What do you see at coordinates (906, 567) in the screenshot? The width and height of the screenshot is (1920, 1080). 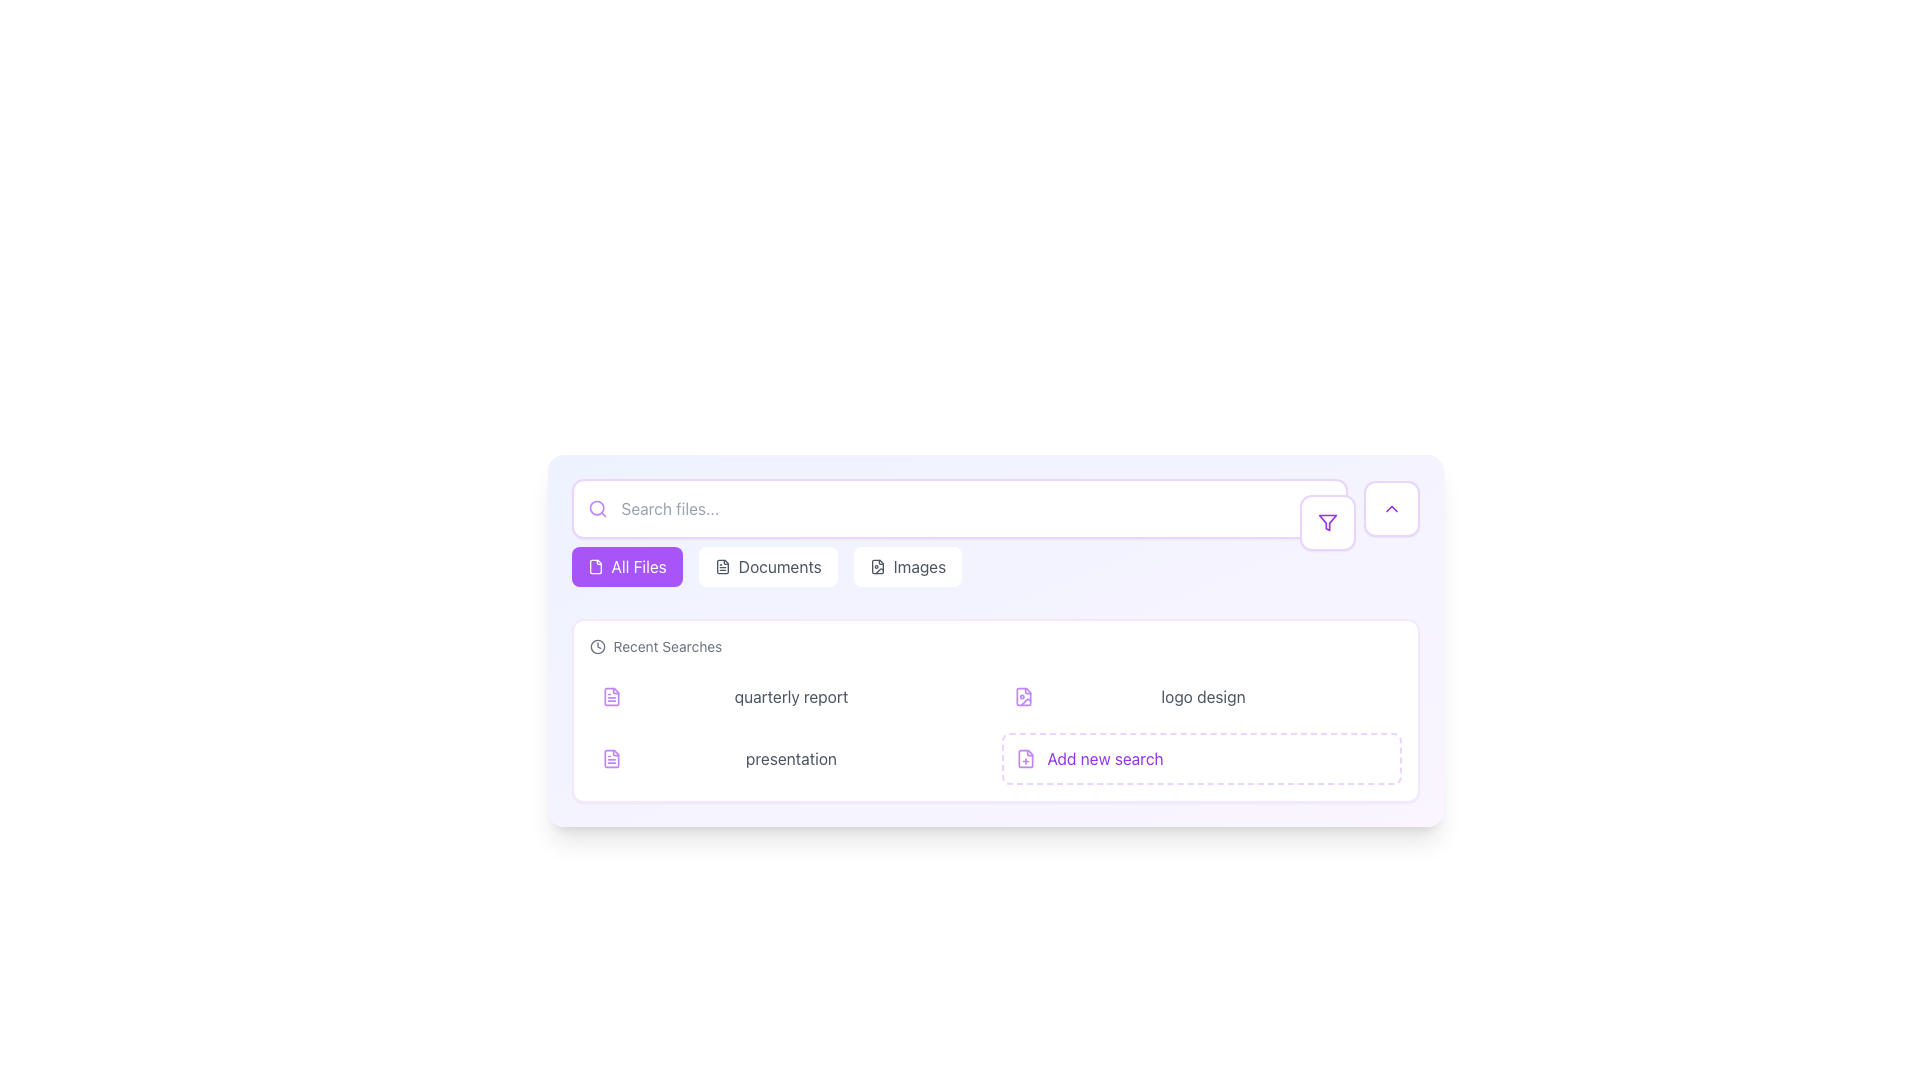 I see `the third button in the top center bar that filters images` at bounding box center [906, 567].